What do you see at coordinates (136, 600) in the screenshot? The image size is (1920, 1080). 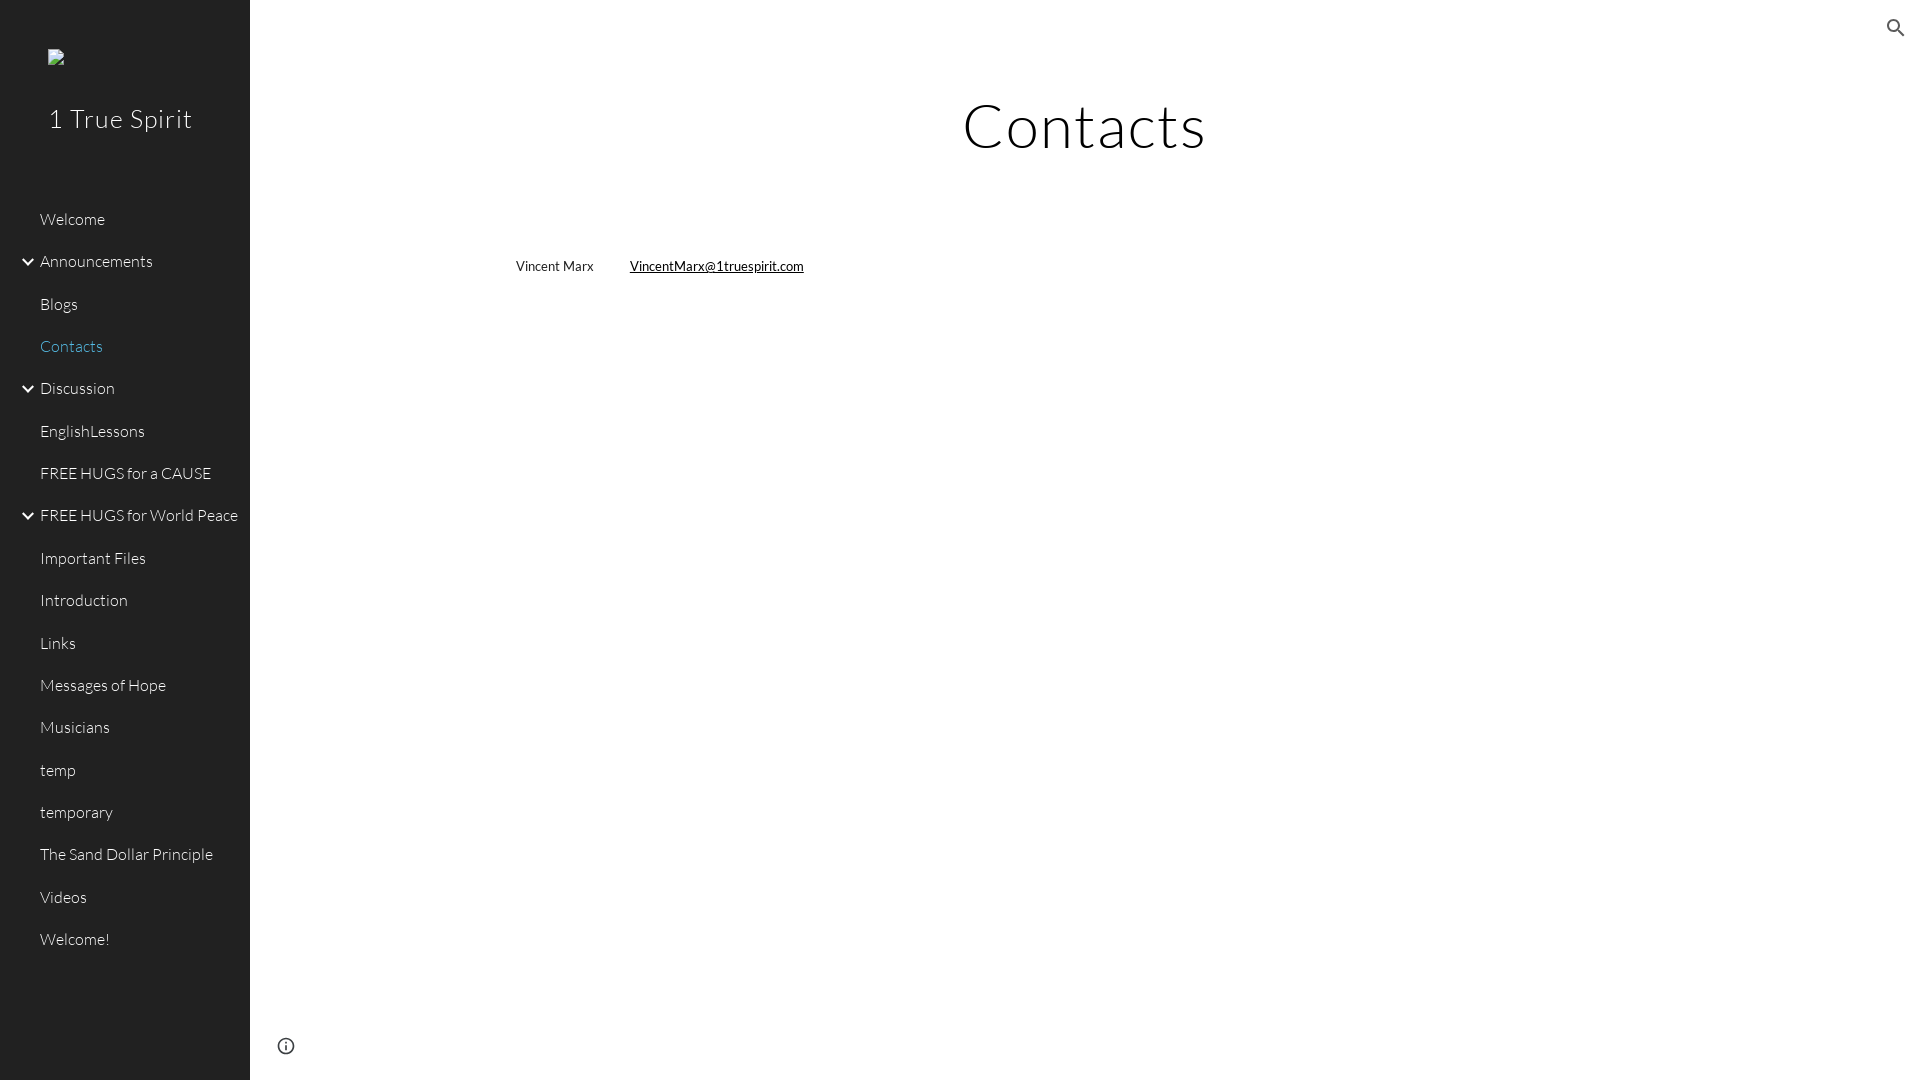 I see `'Introduction'` at bounding box center [136, 600].